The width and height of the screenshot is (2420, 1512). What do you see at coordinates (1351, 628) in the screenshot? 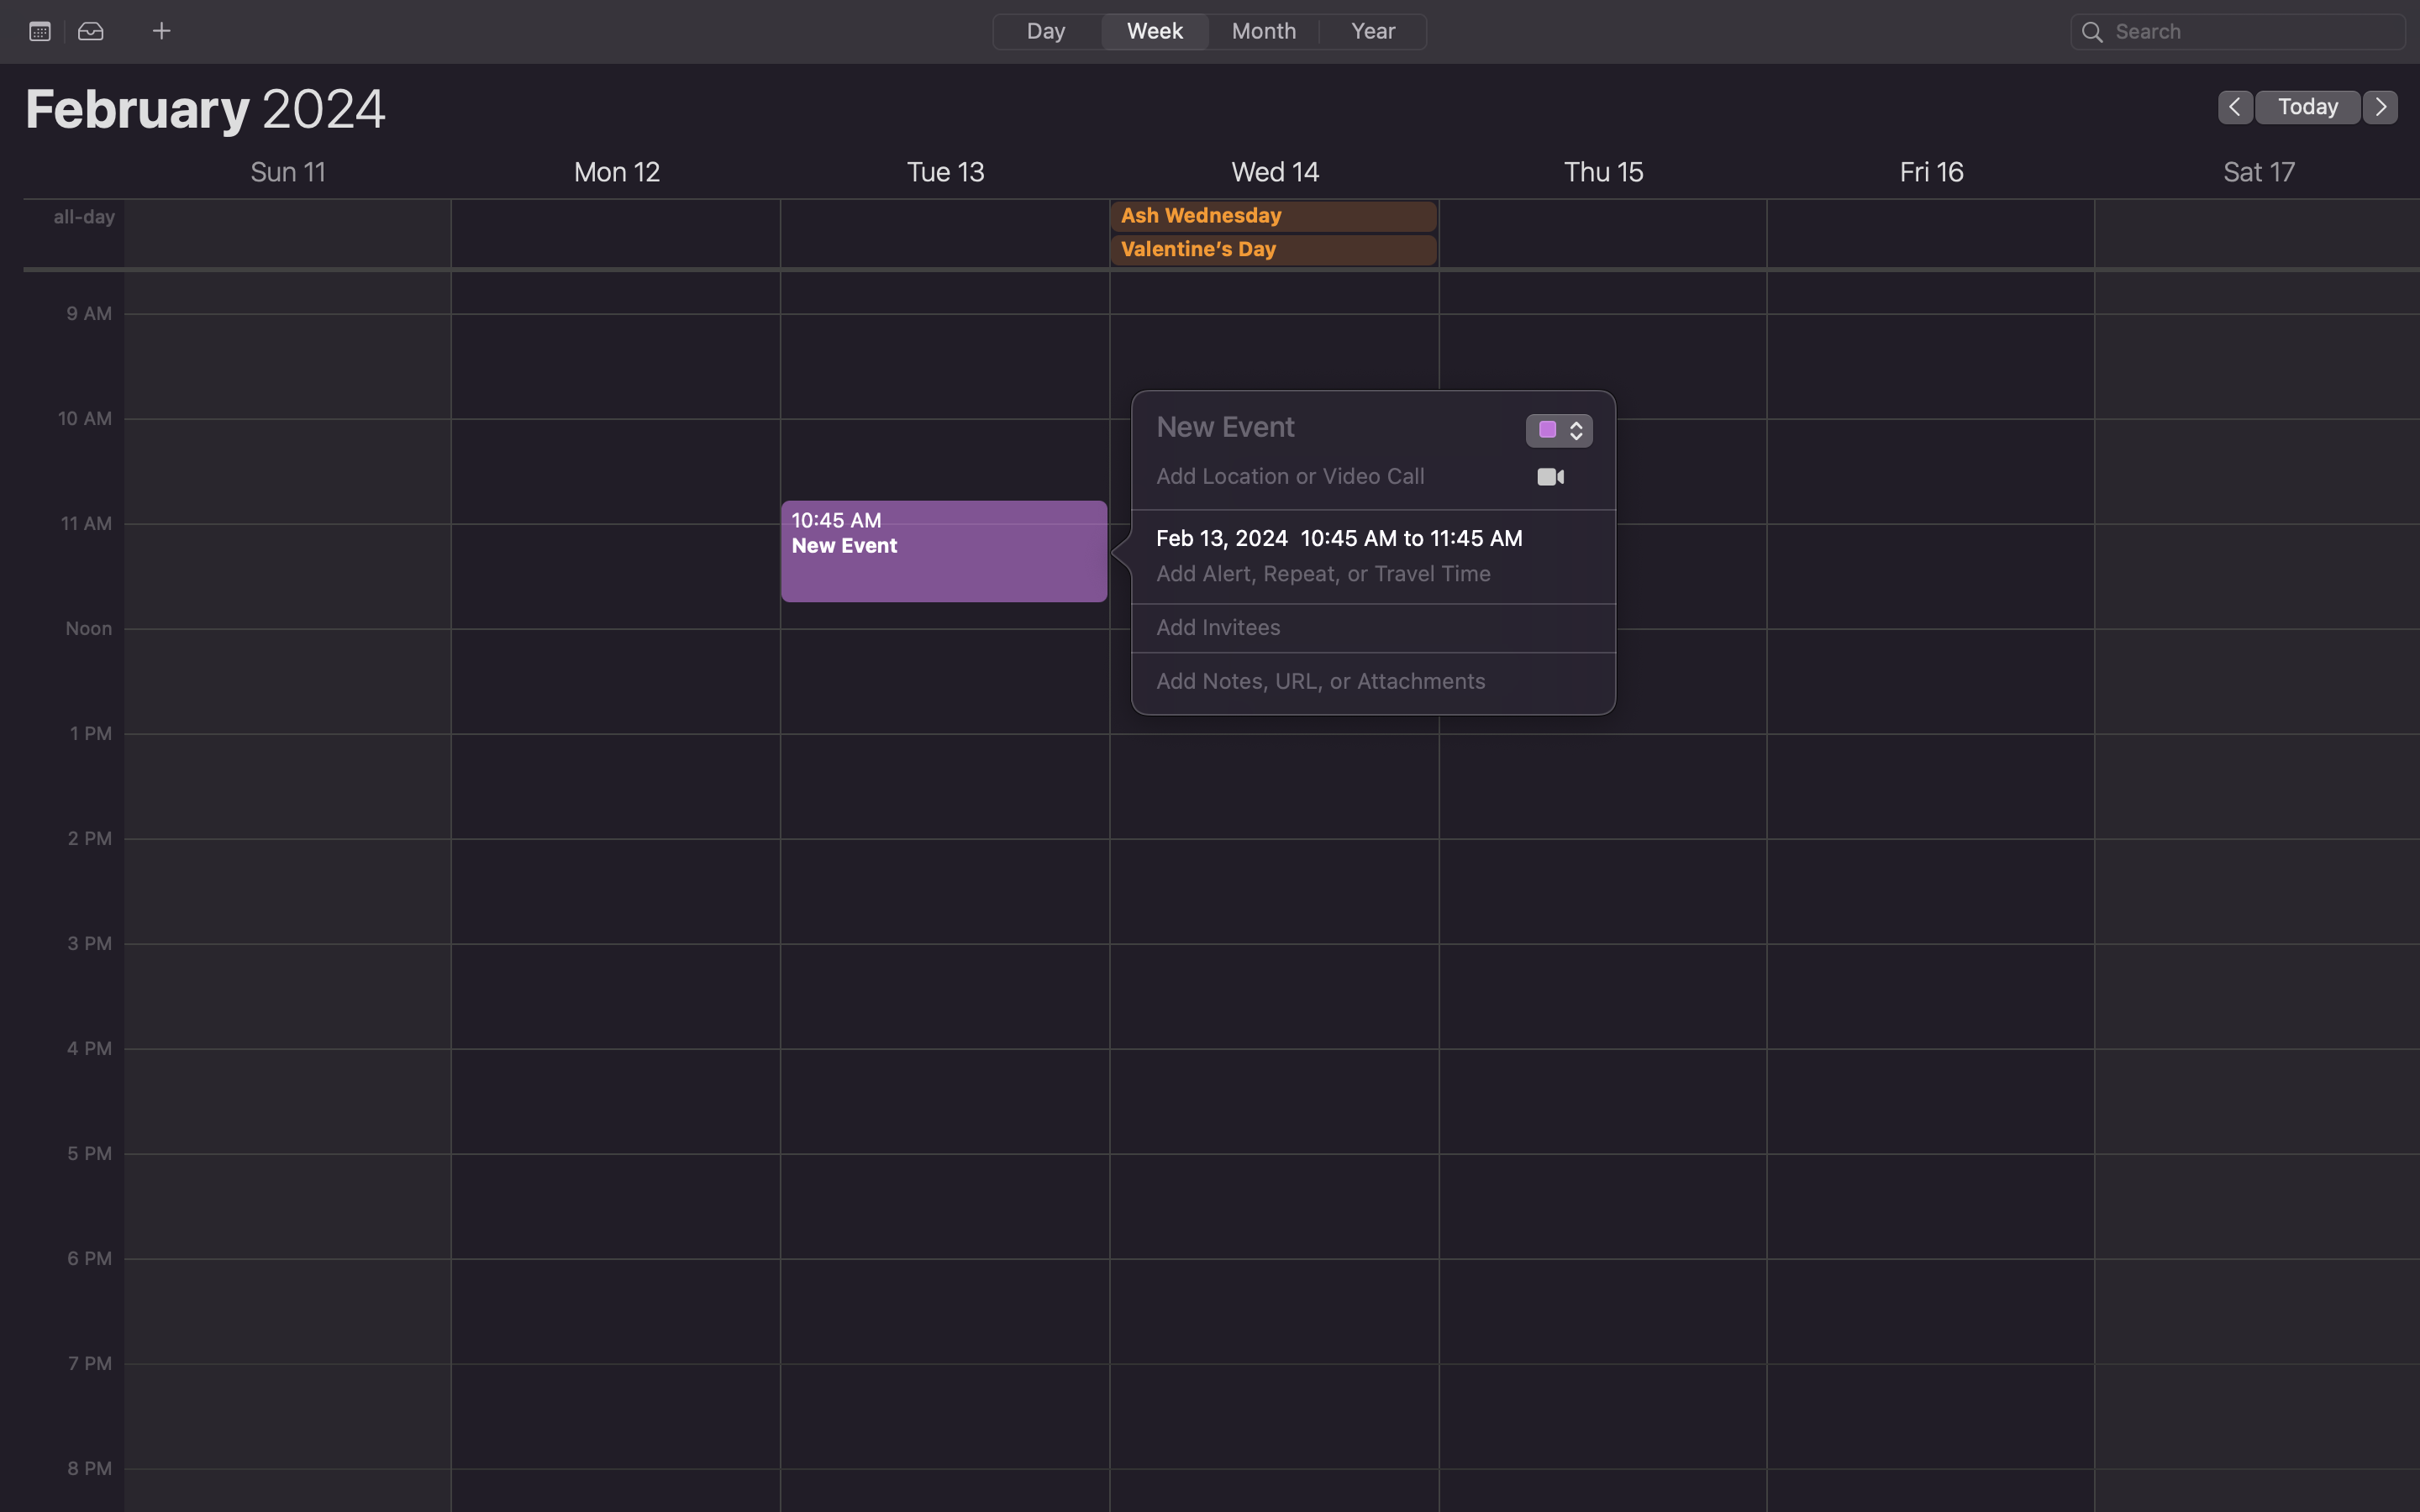
I see `the individual having the email "alice@gmail.com" to the list of invitees` at bounding box center [1351, 628].